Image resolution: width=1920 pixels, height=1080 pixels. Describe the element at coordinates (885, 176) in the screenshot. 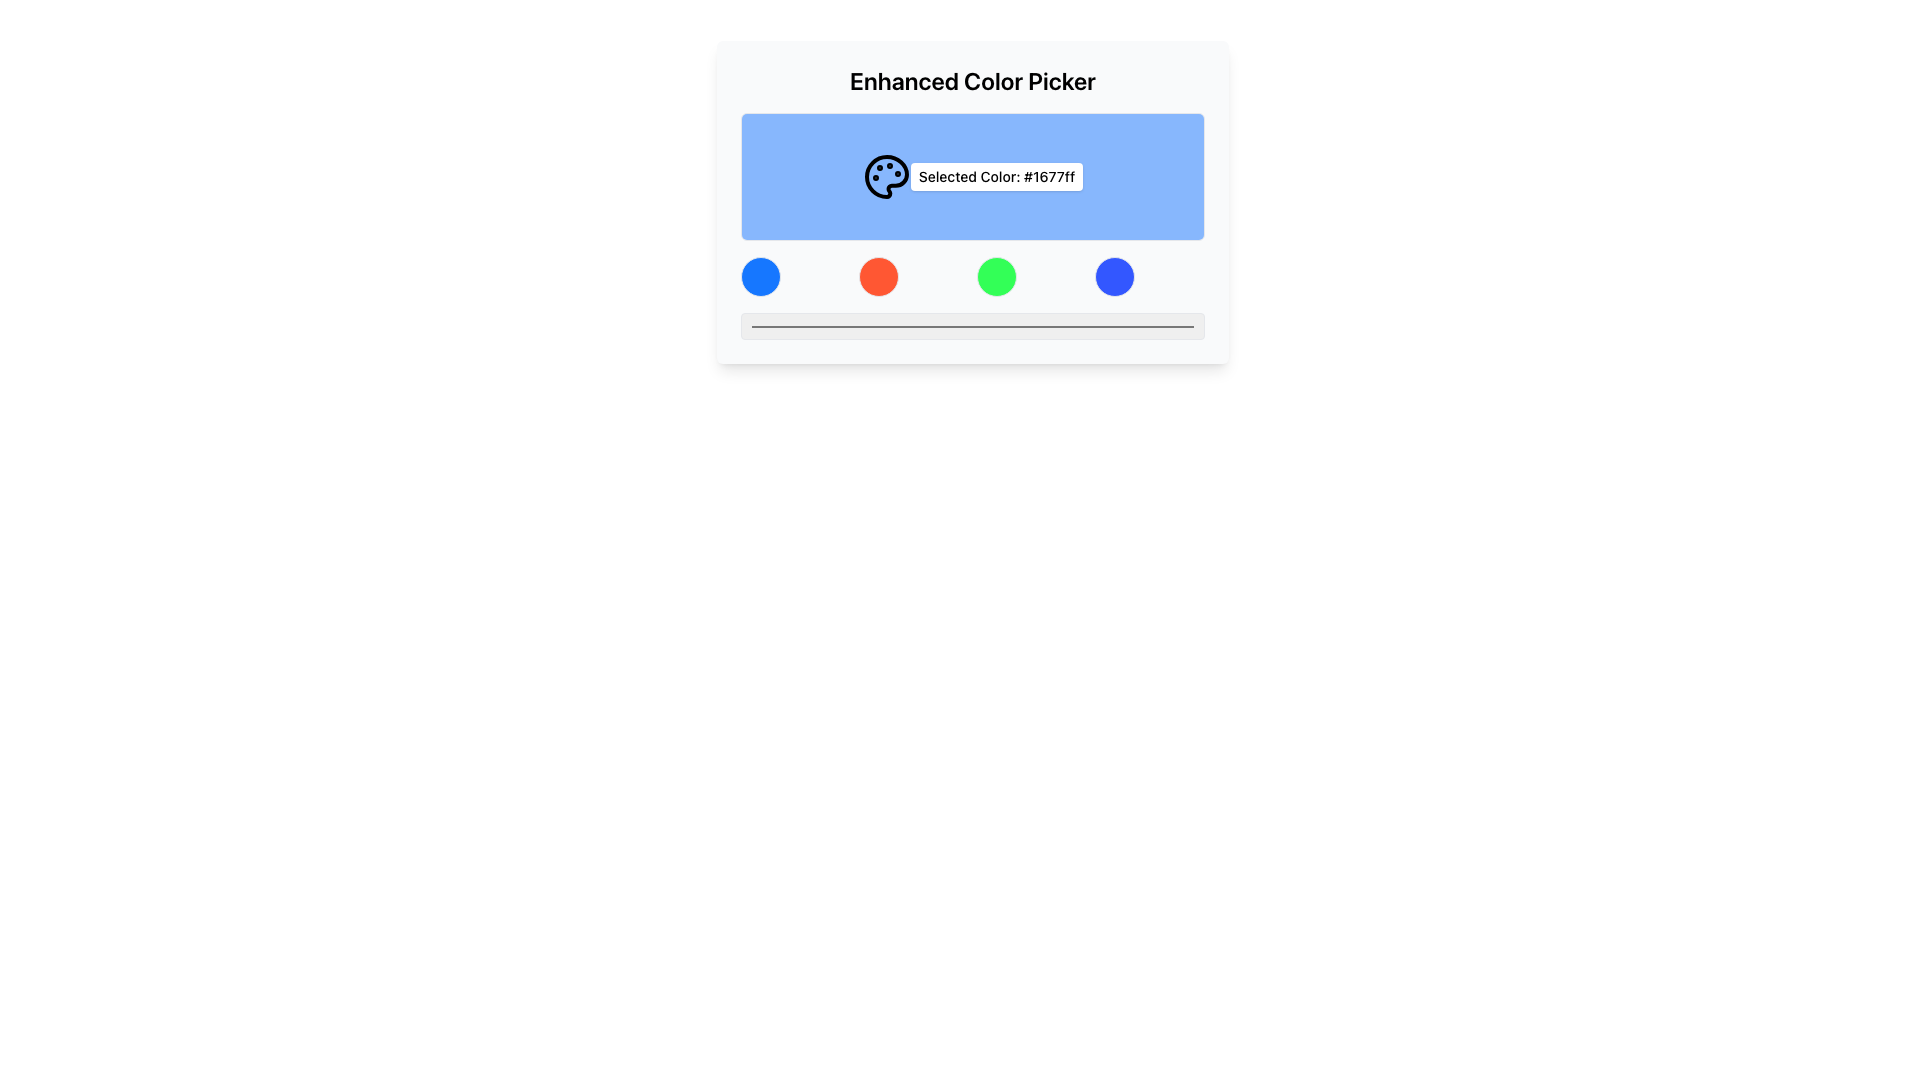

I see `the painter's palette icon located in the blue rectangular area beneath the title 'Enhanced Color Picker' and adjacent to the text 'Selected Color: #1677ff'` at that location.